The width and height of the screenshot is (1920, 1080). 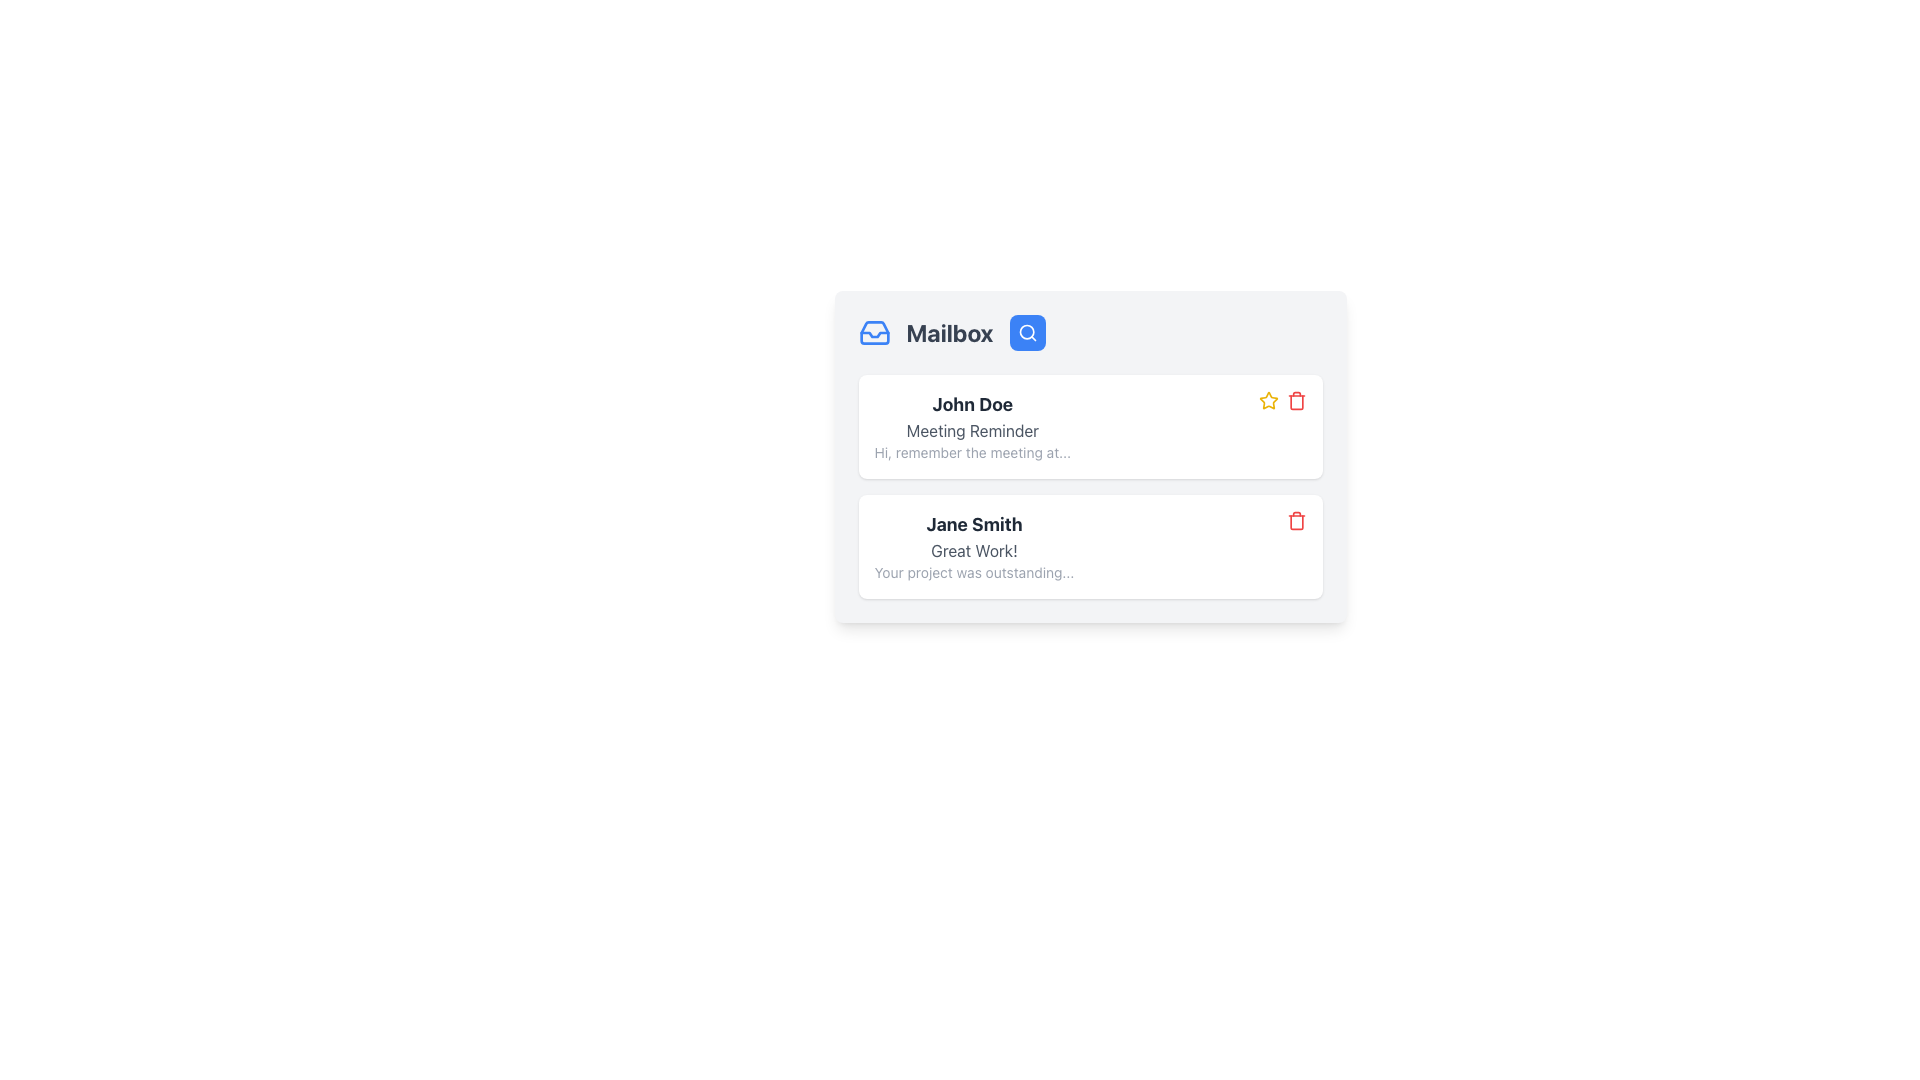 What do you see at coordinates (974, 573) in the screenshot?
I see `contextual information text located below the title 'Jane Smith' and subtitle 'Great Work!' in the structured message layout` at bounding box center [974, 573].